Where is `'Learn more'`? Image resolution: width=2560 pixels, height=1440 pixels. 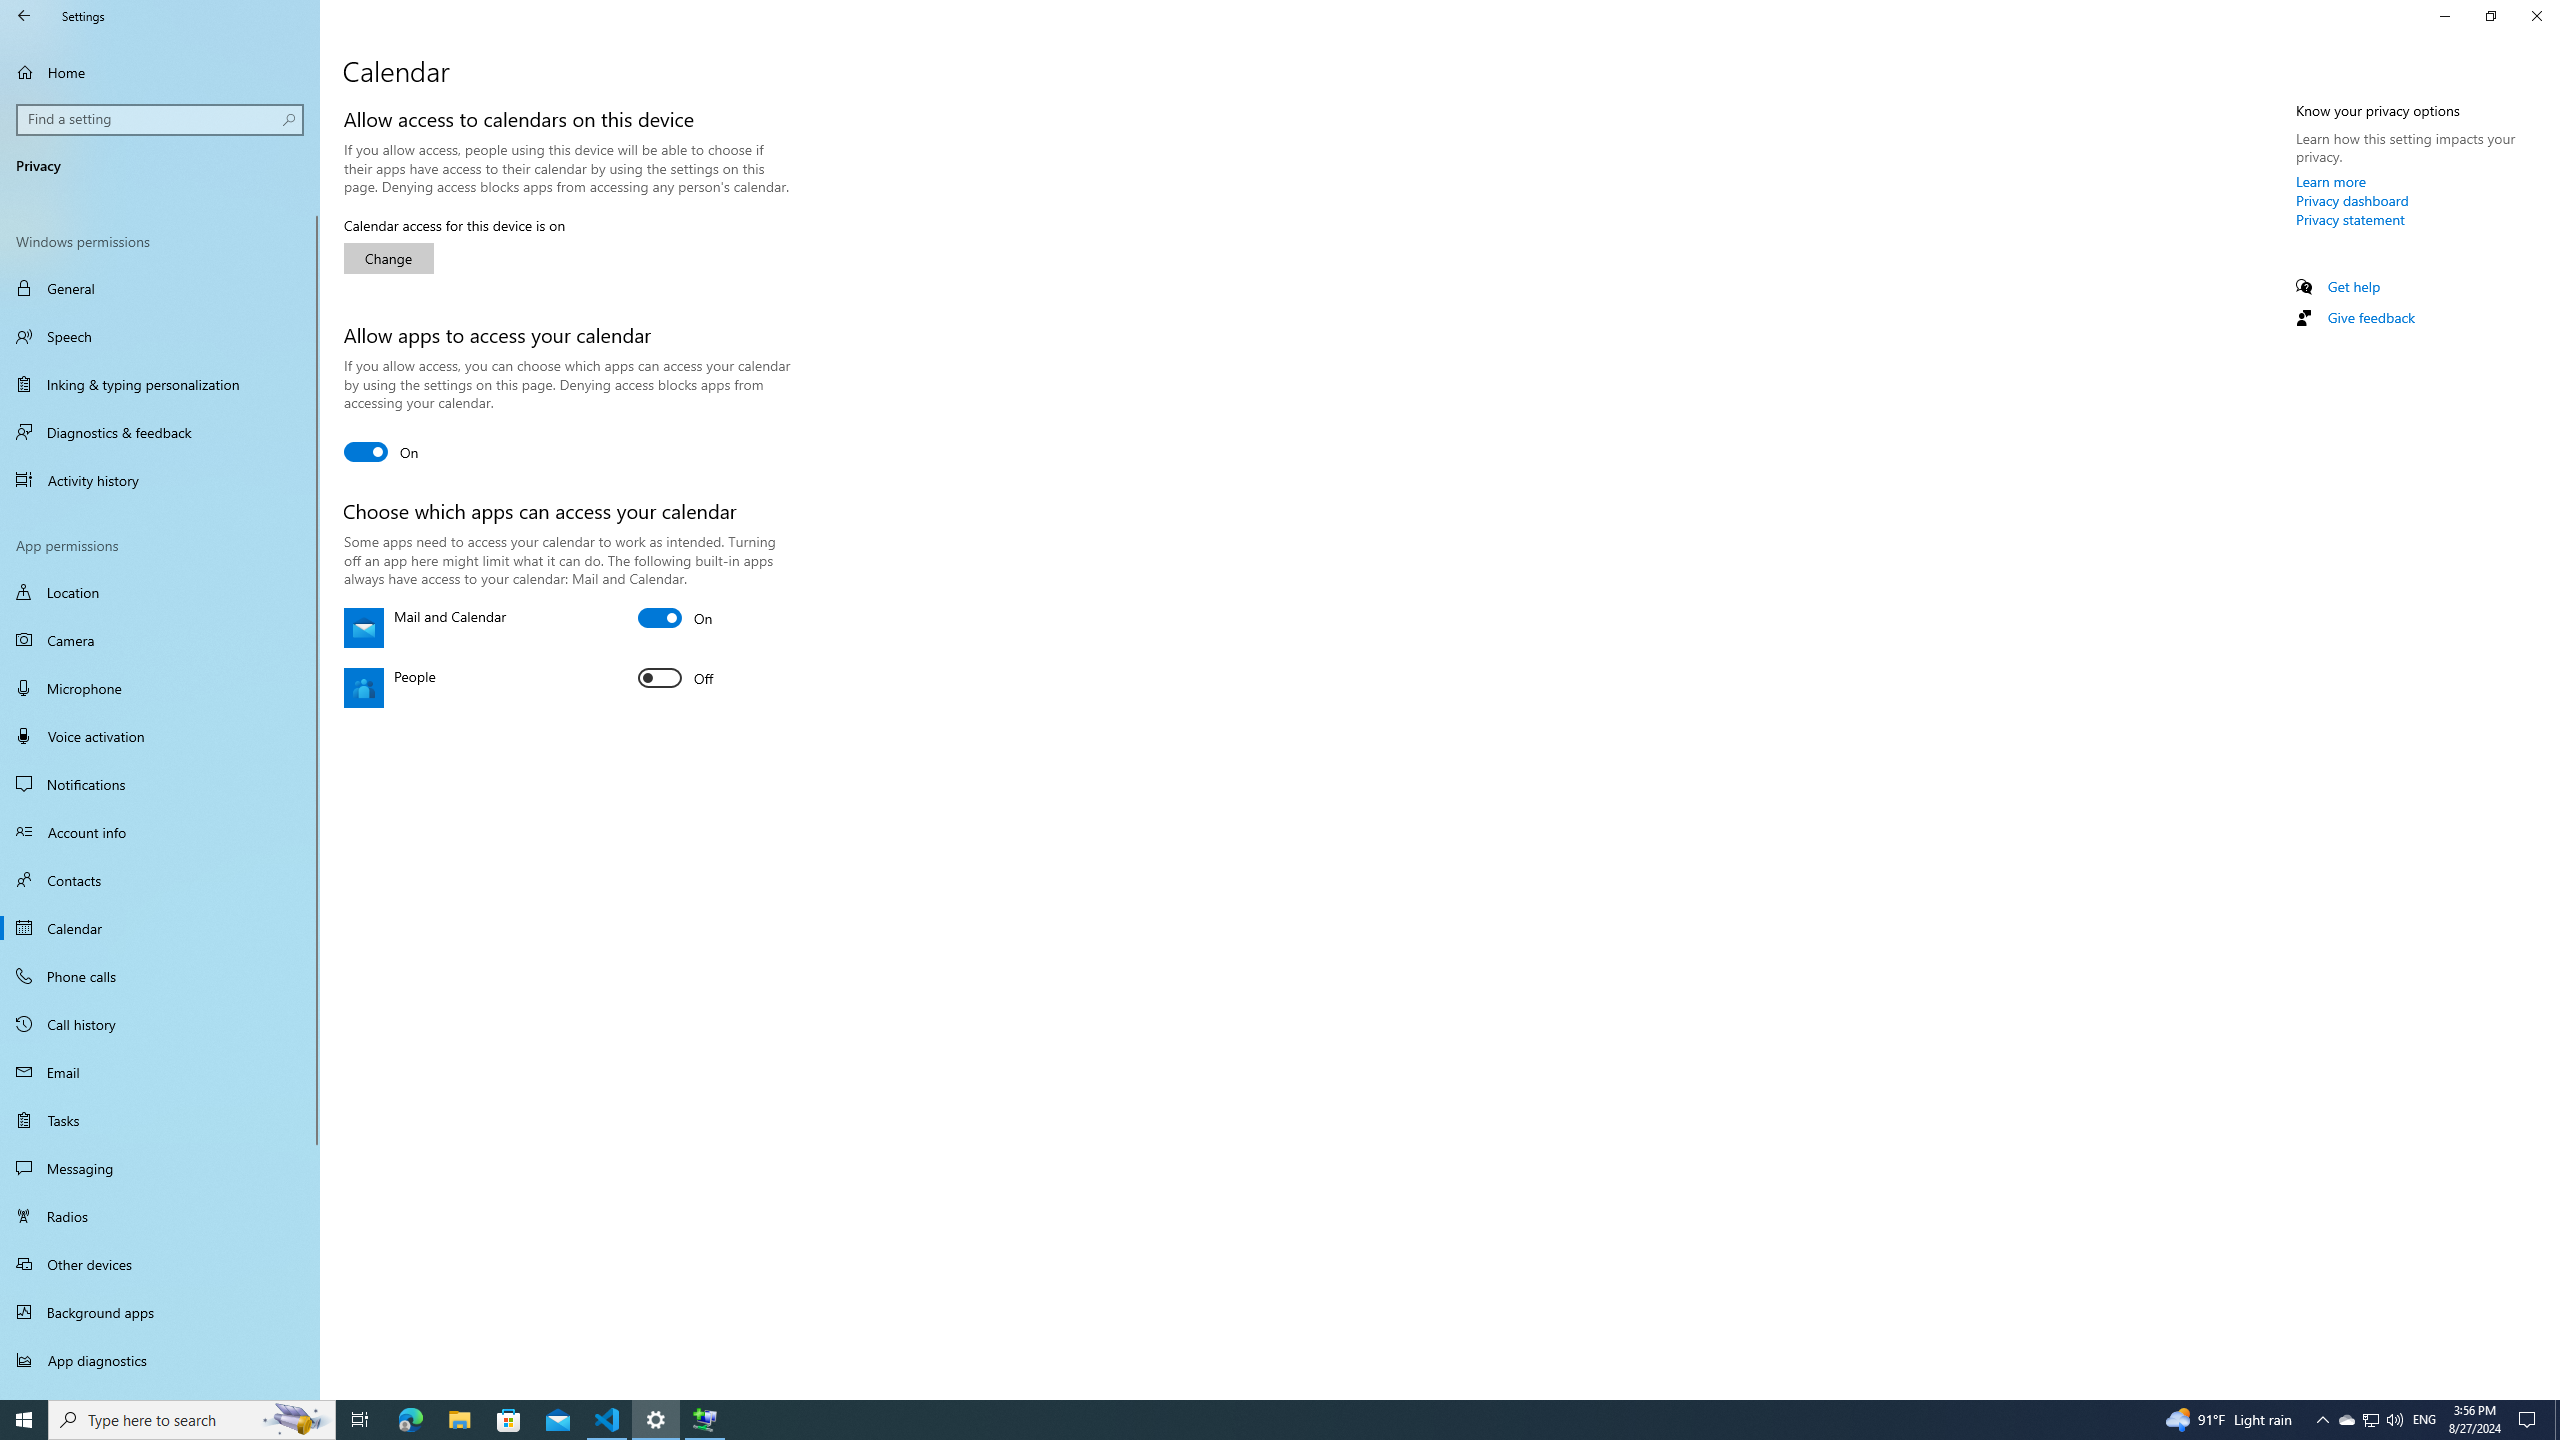
'Learn more' is located at coordinates (2331, 180).